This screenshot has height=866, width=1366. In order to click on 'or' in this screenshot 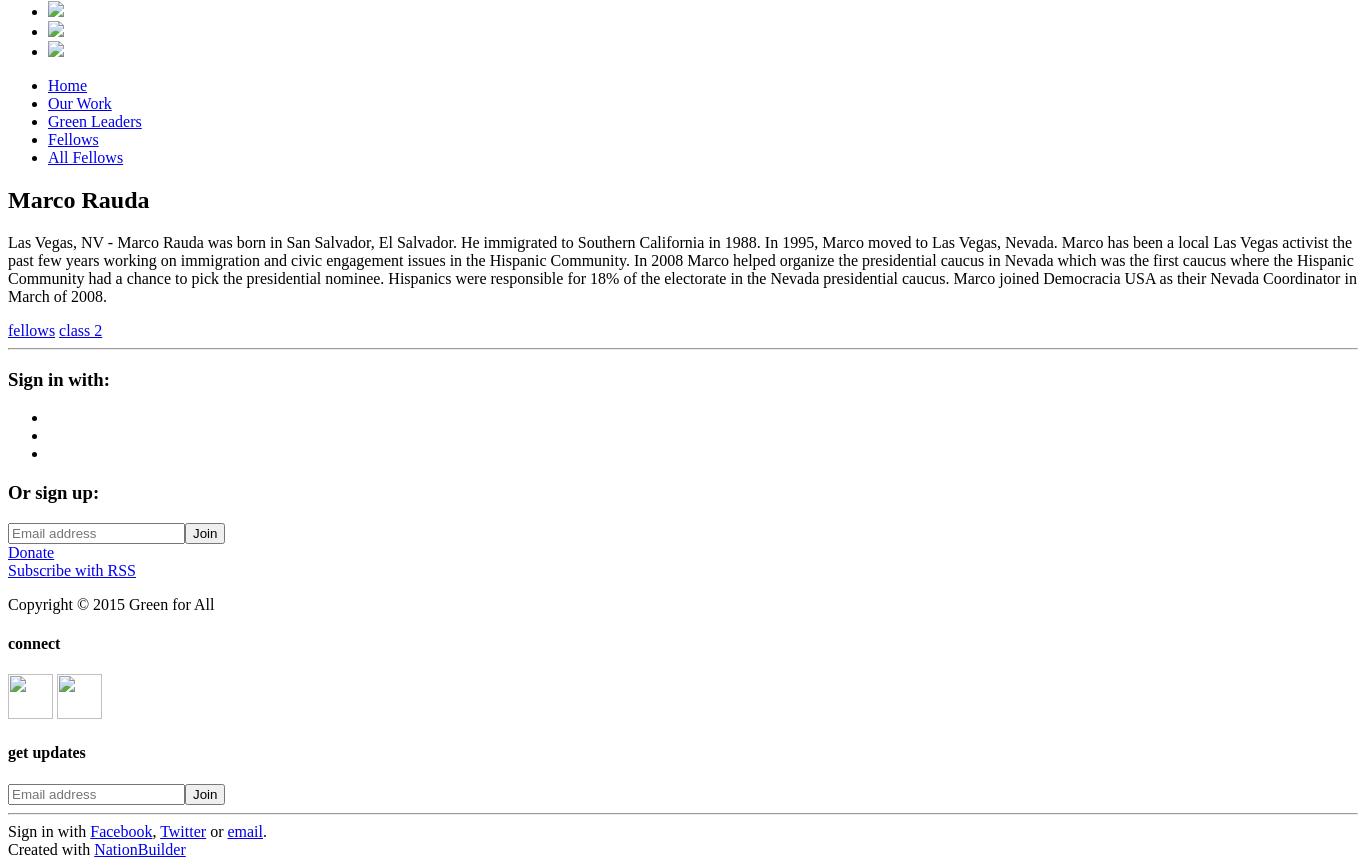, I will do `click(215, 829)`.